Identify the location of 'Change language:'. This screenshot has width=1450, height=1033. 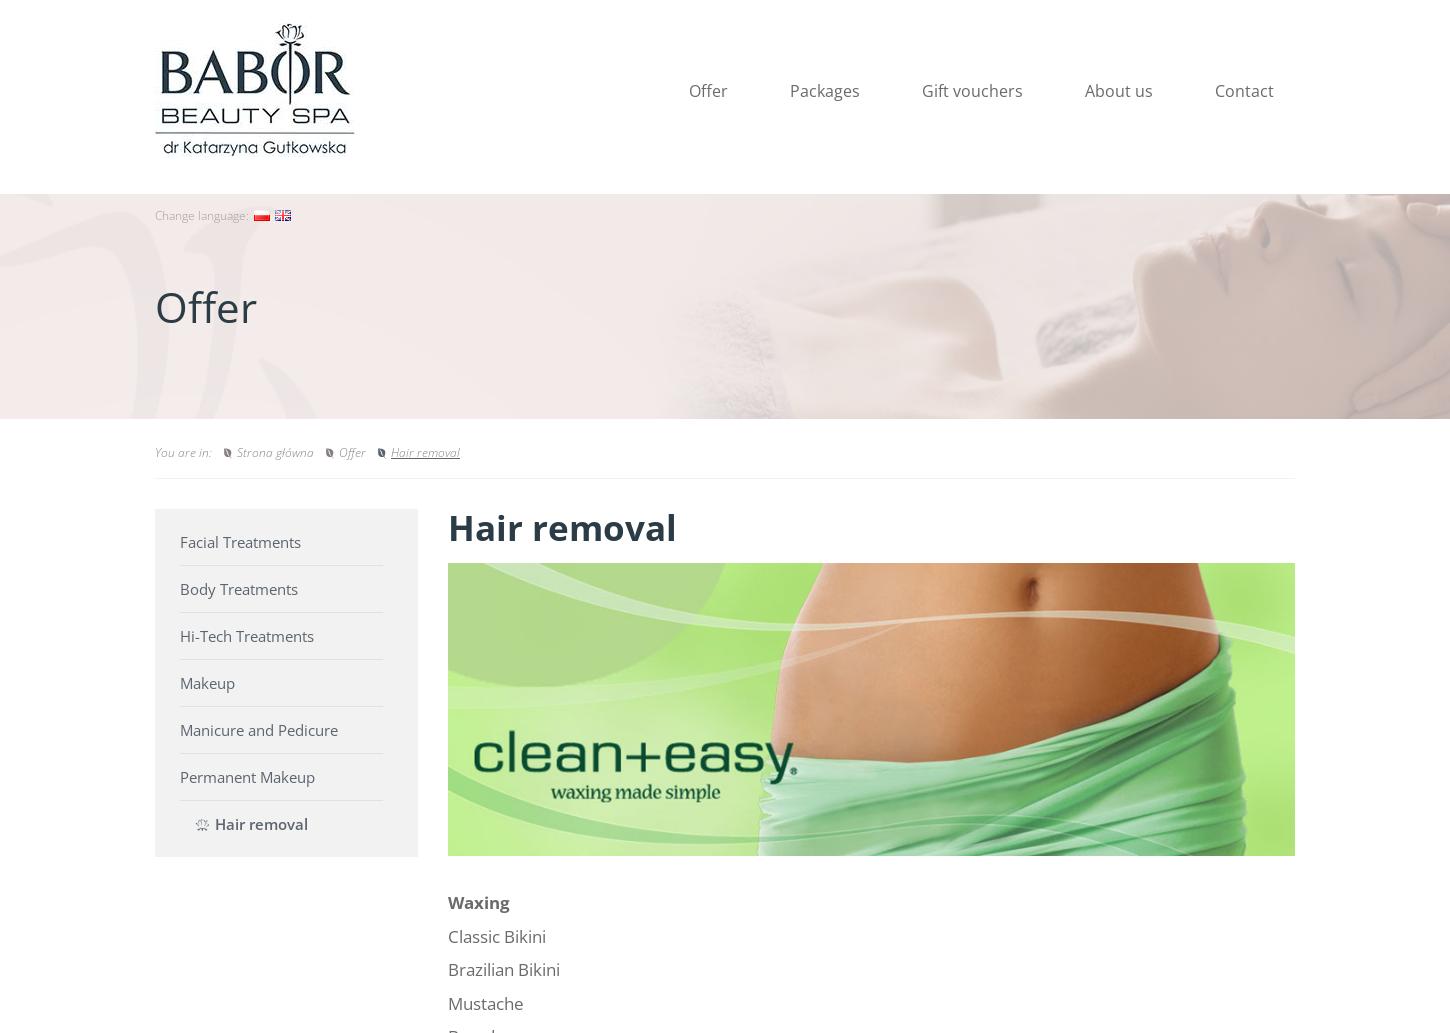
(200, 214).